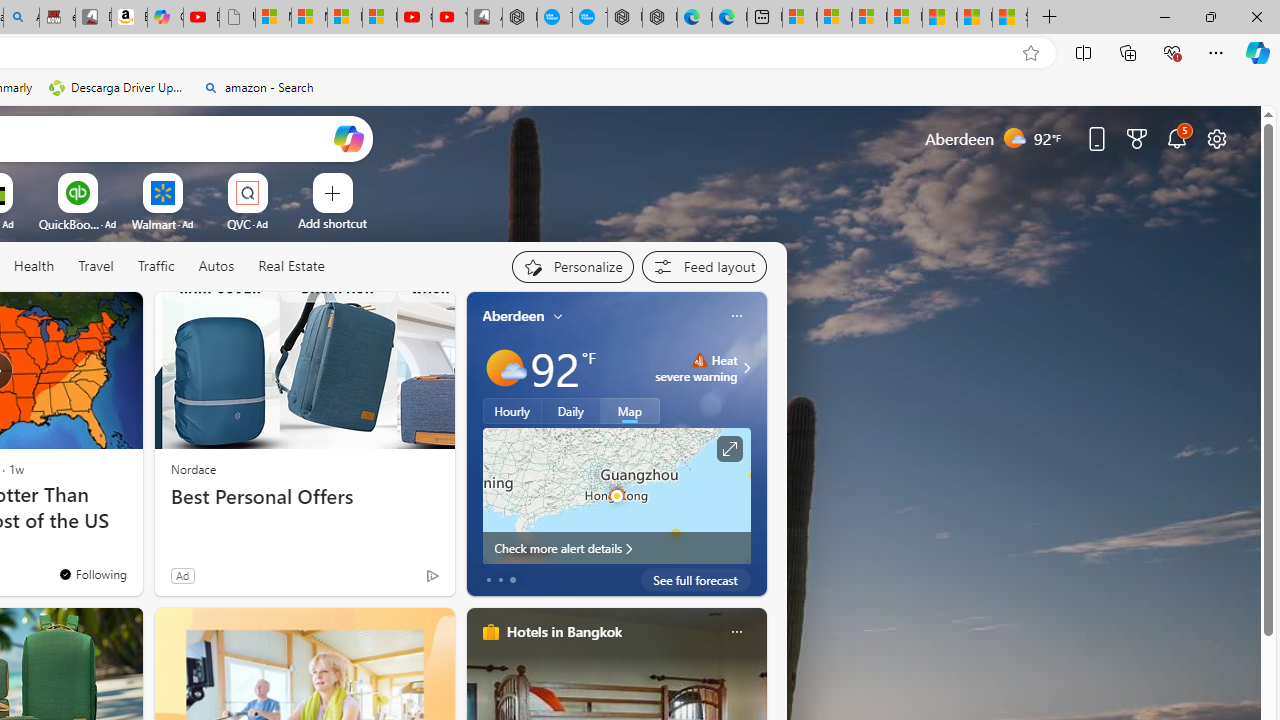 Image resolution: width=1280 pixels, height=720 pixels. Describe the element at coordinates (615, 547) in the screenshot. I see `'Check more alert details'` at that location.